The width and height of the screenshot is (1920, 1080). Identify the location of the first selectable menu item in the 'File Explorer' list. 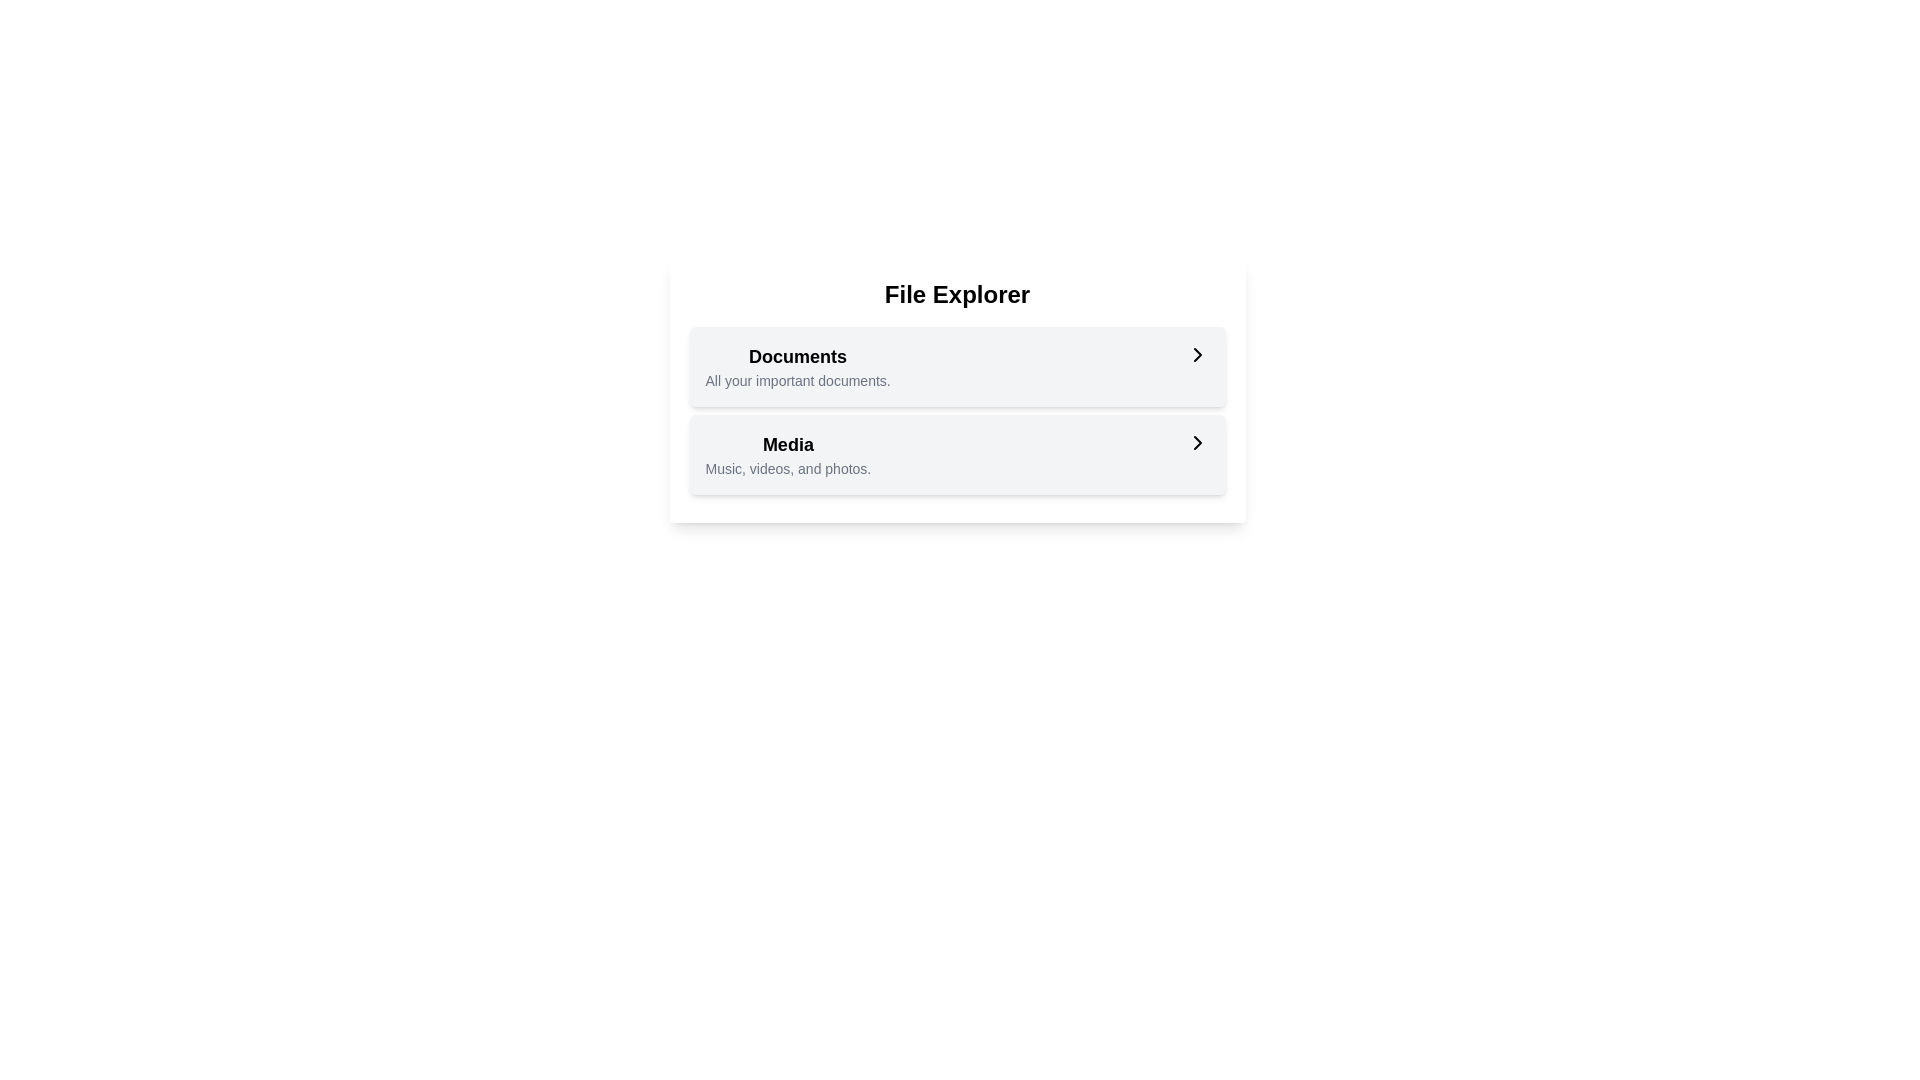
(797, 366).